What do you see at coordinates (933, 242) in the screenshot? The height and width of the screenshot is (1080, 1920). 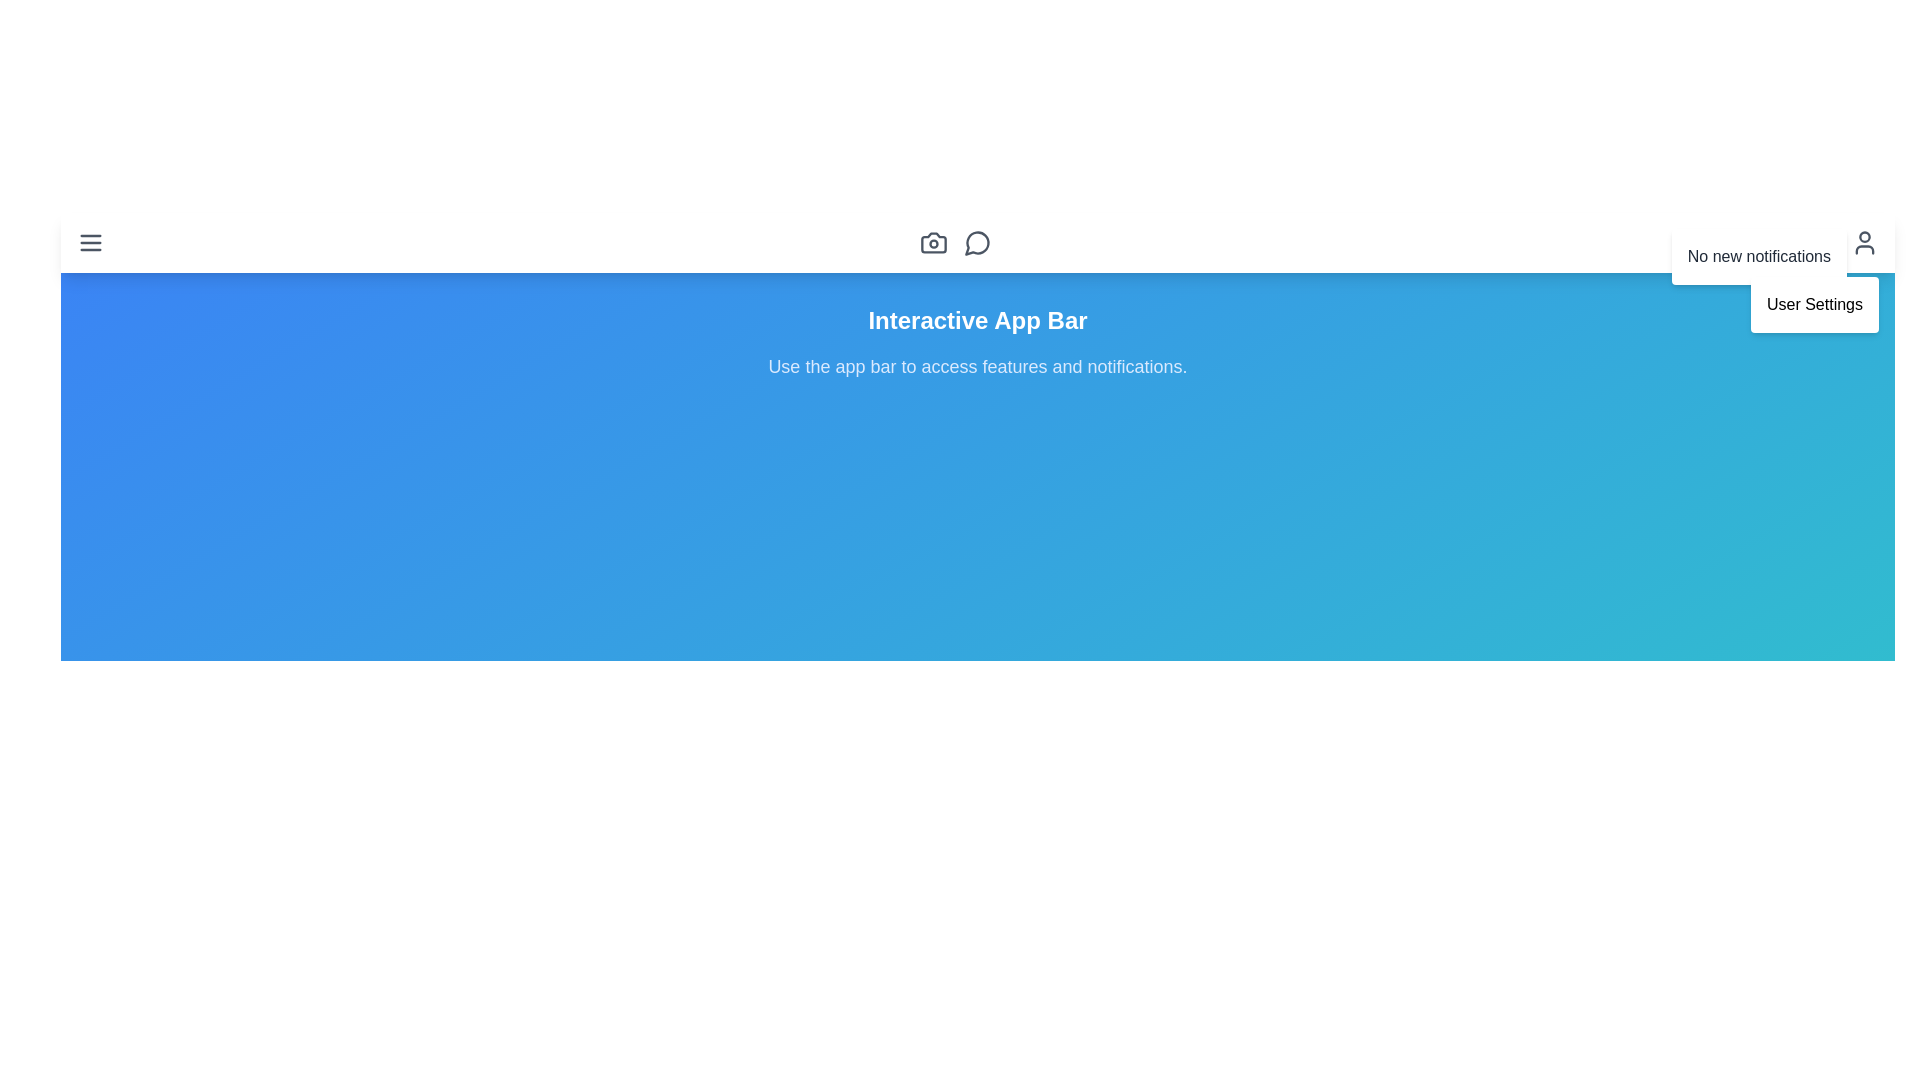 I see `the camera icon in the app bar` at bounding box center [933, 242].